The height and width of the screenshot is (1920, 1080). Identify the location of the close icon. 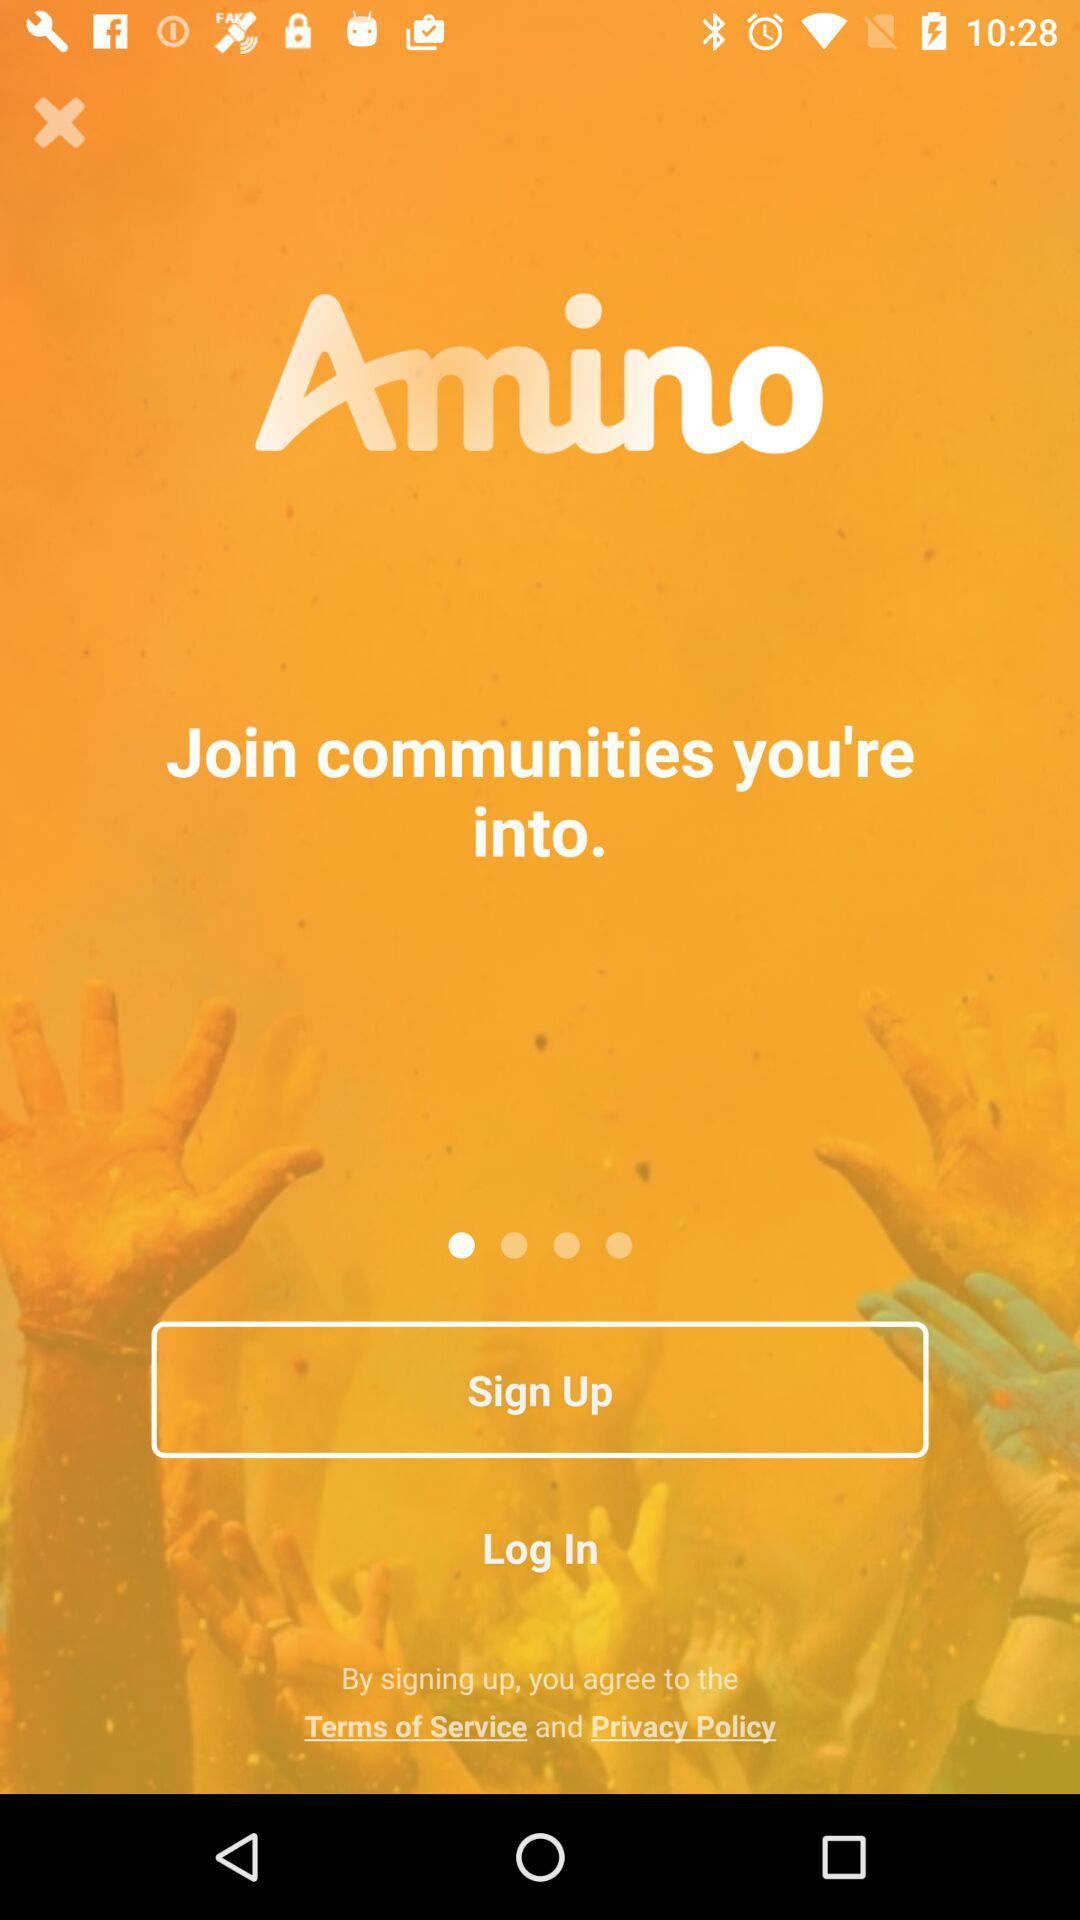
(59, 122).